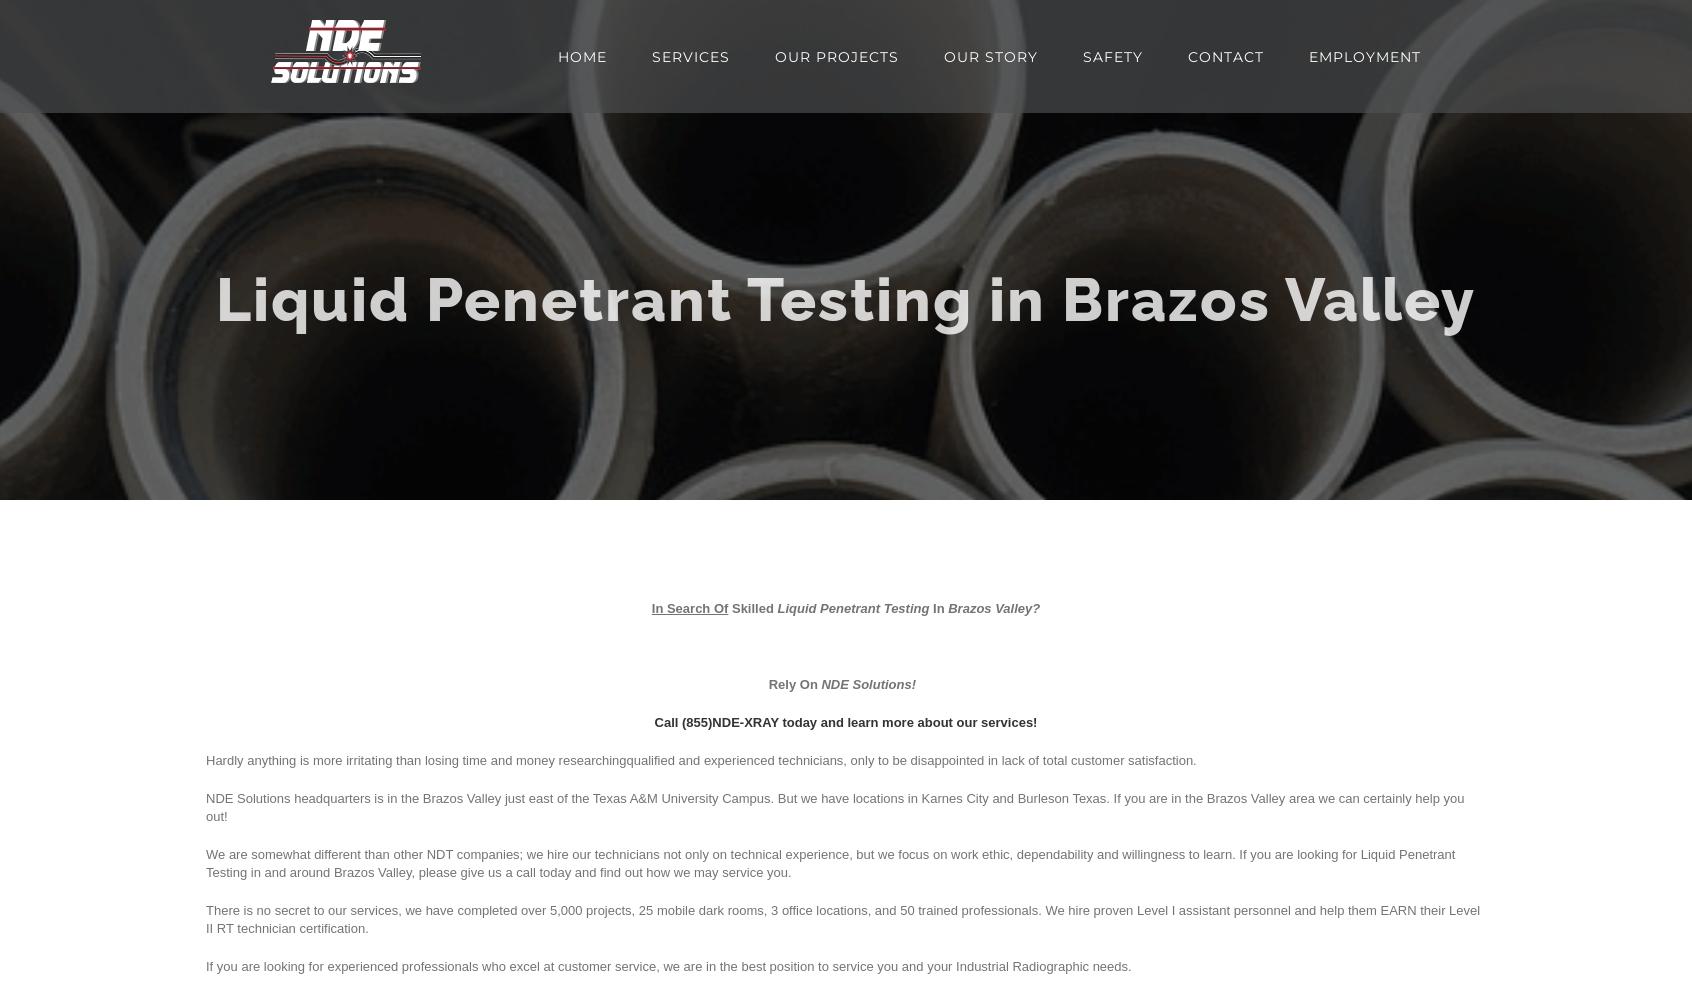  I want to click on 'In', so click(938, 607).